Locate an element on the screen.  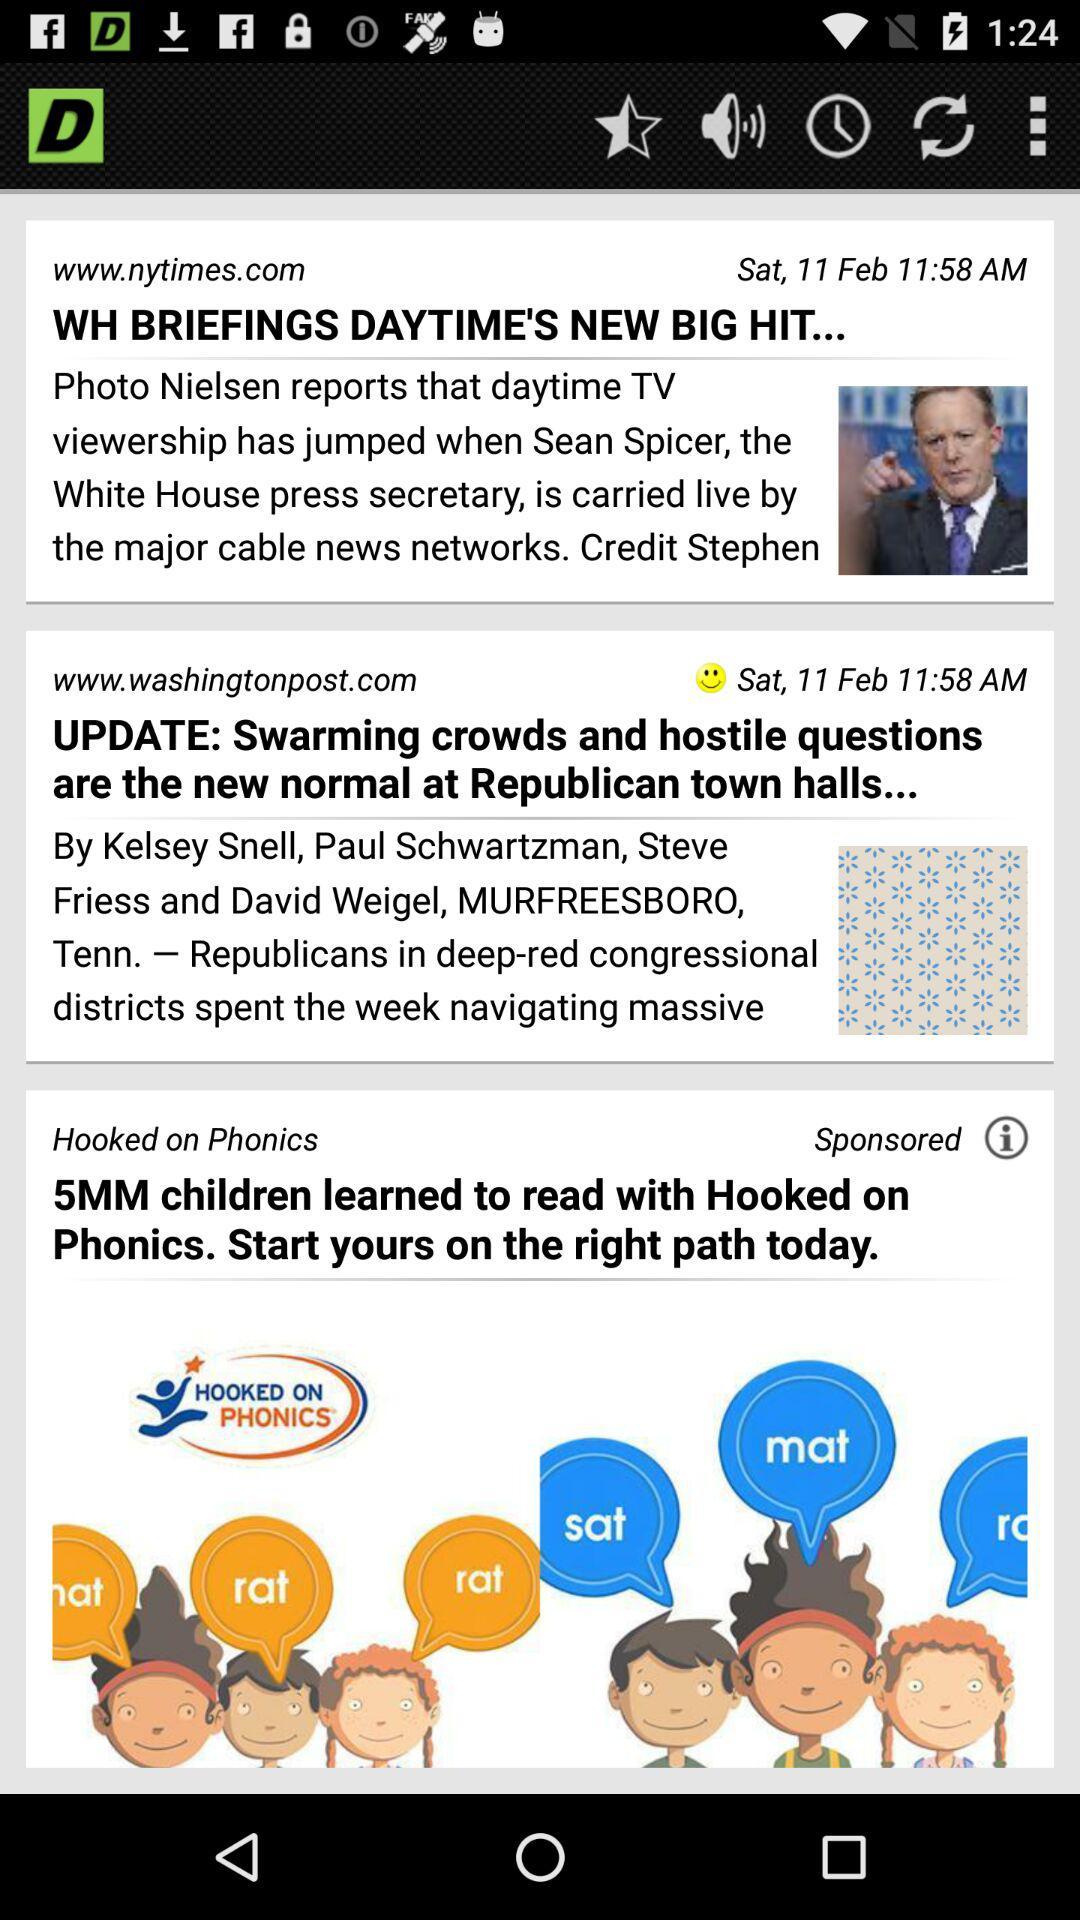
open menu is located at coordinates (1036, 124).